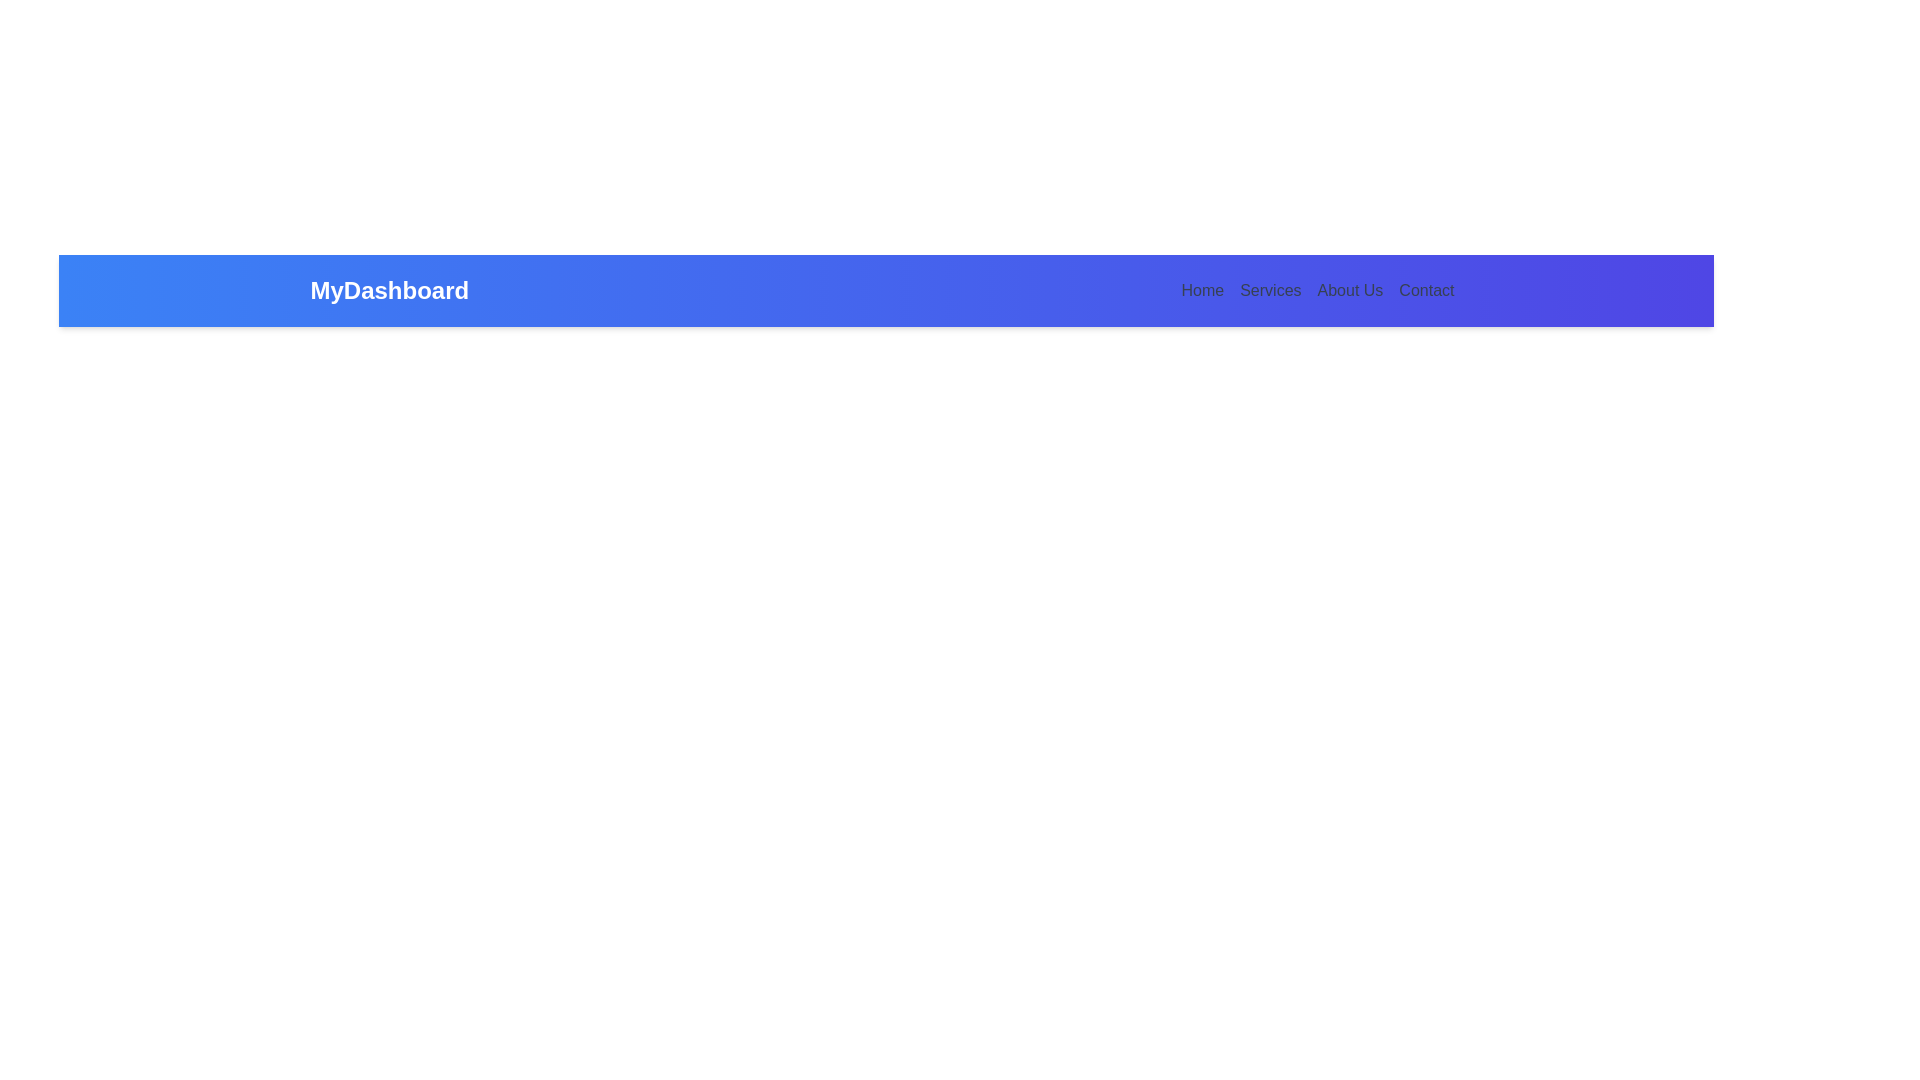 Image resolution: width=1920 pixels, height=1080 pixels. Describe the element at coordinates (1201, 290) in the screenshot. I see `the 'Home' navigation link, which is the first item` at that location.